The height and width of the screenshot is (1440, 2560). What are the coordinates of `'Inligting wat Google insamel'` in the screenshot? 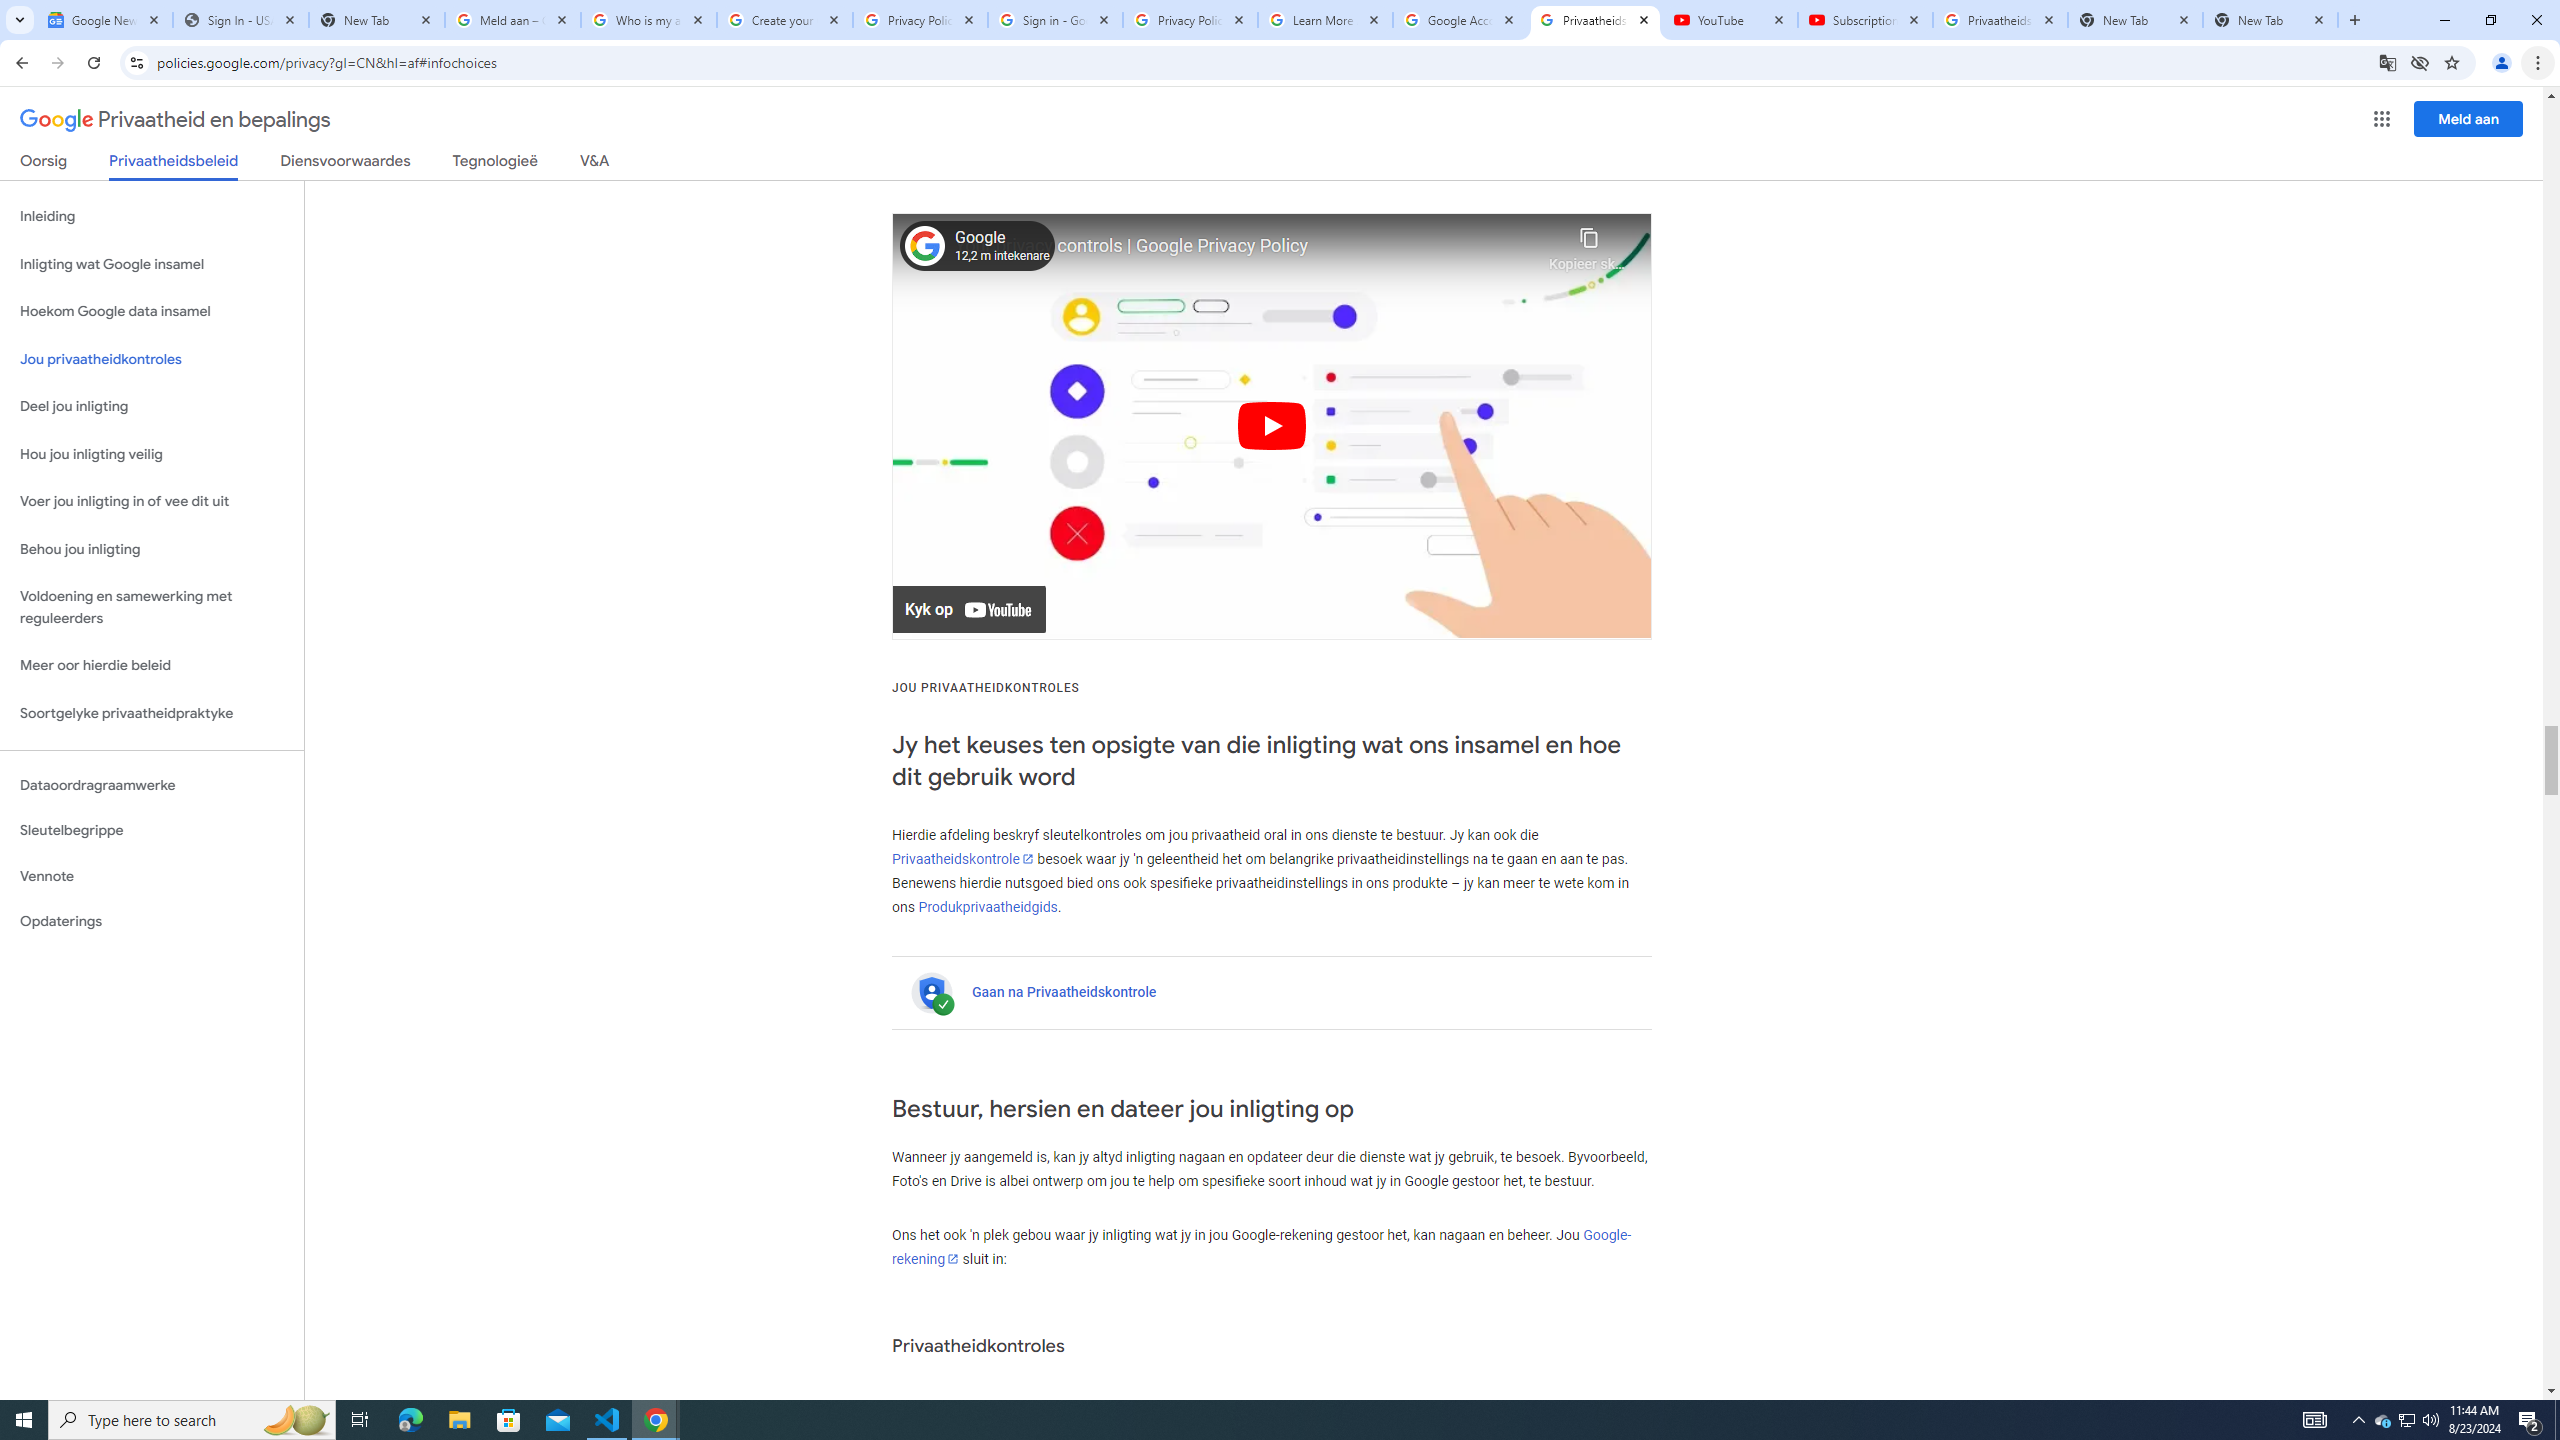 It's located at (151, 264).